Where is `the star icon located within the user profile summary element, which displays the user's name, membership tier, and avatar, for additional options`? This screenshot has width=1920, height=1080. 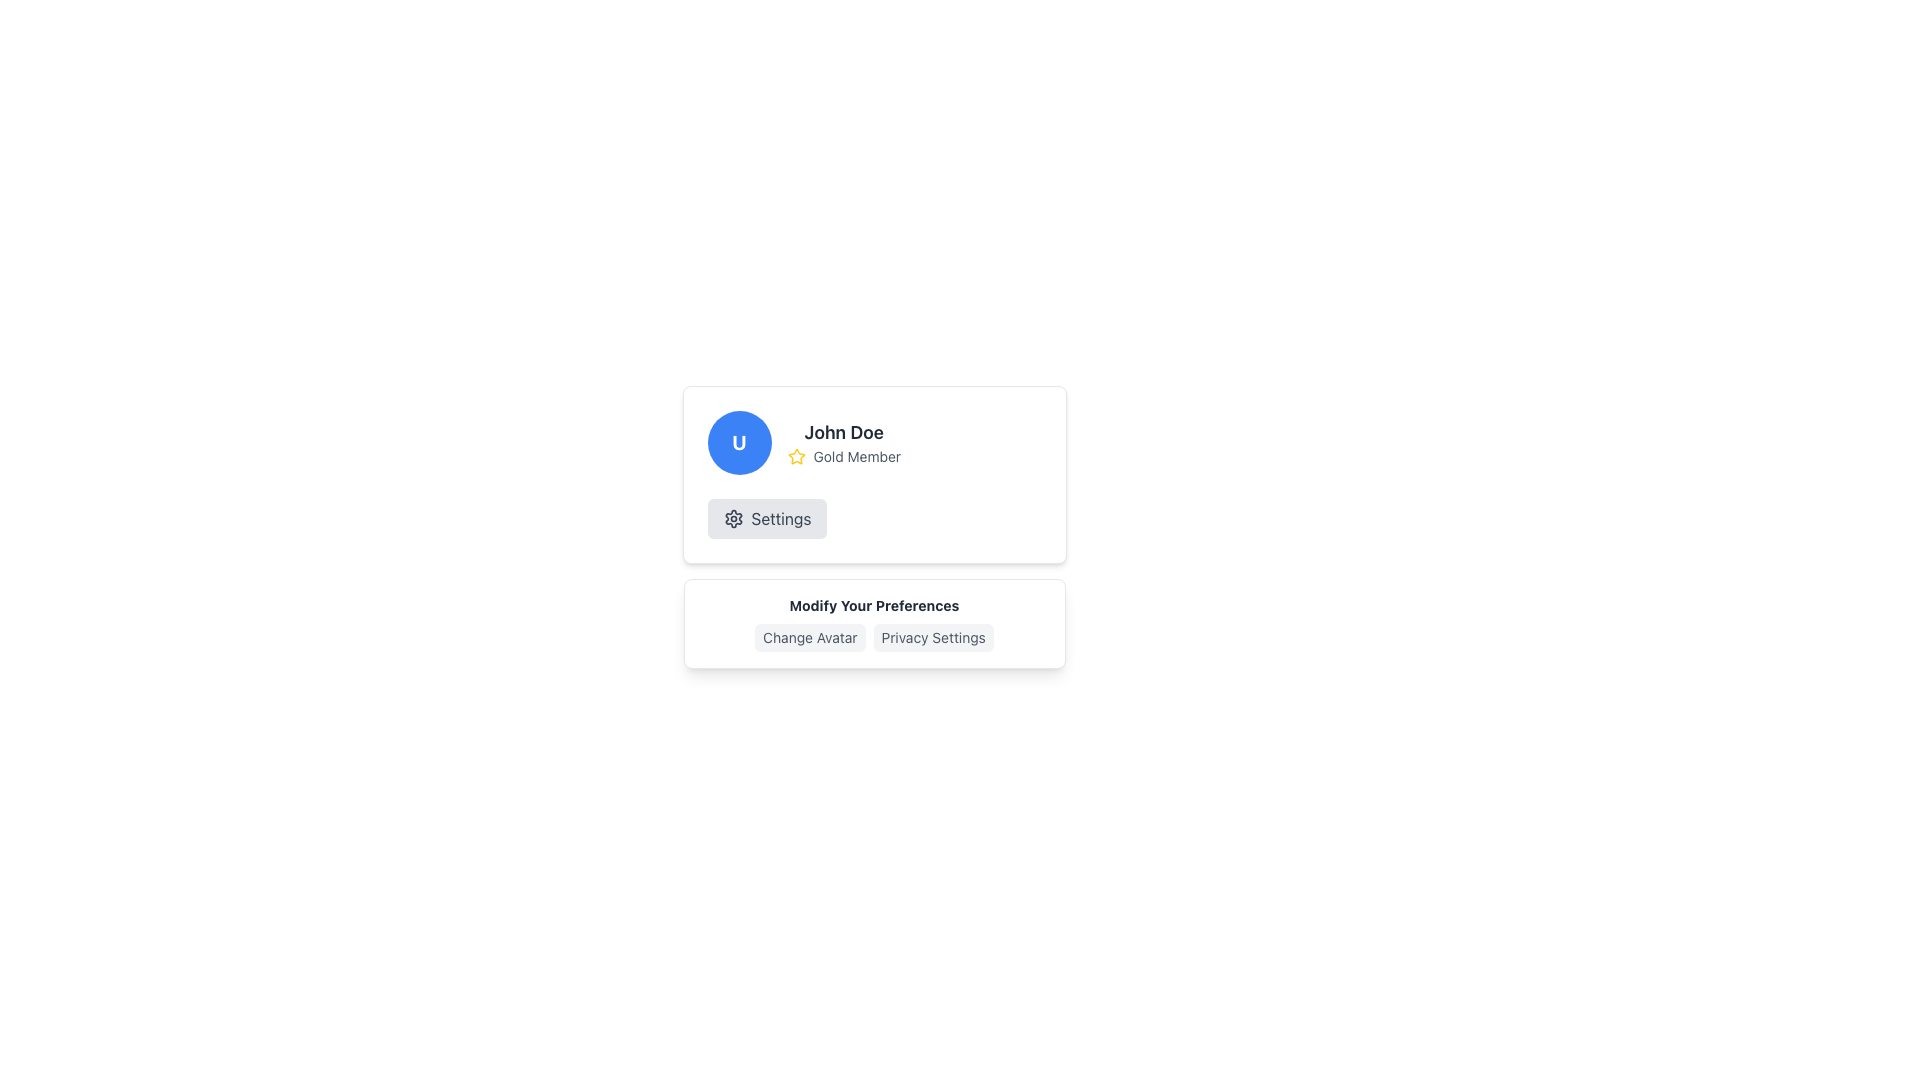 the star icon located within the user profile summary element, which displays the user's name, membership tier, and avatar, for additional options is located at coordinates (874, 442).